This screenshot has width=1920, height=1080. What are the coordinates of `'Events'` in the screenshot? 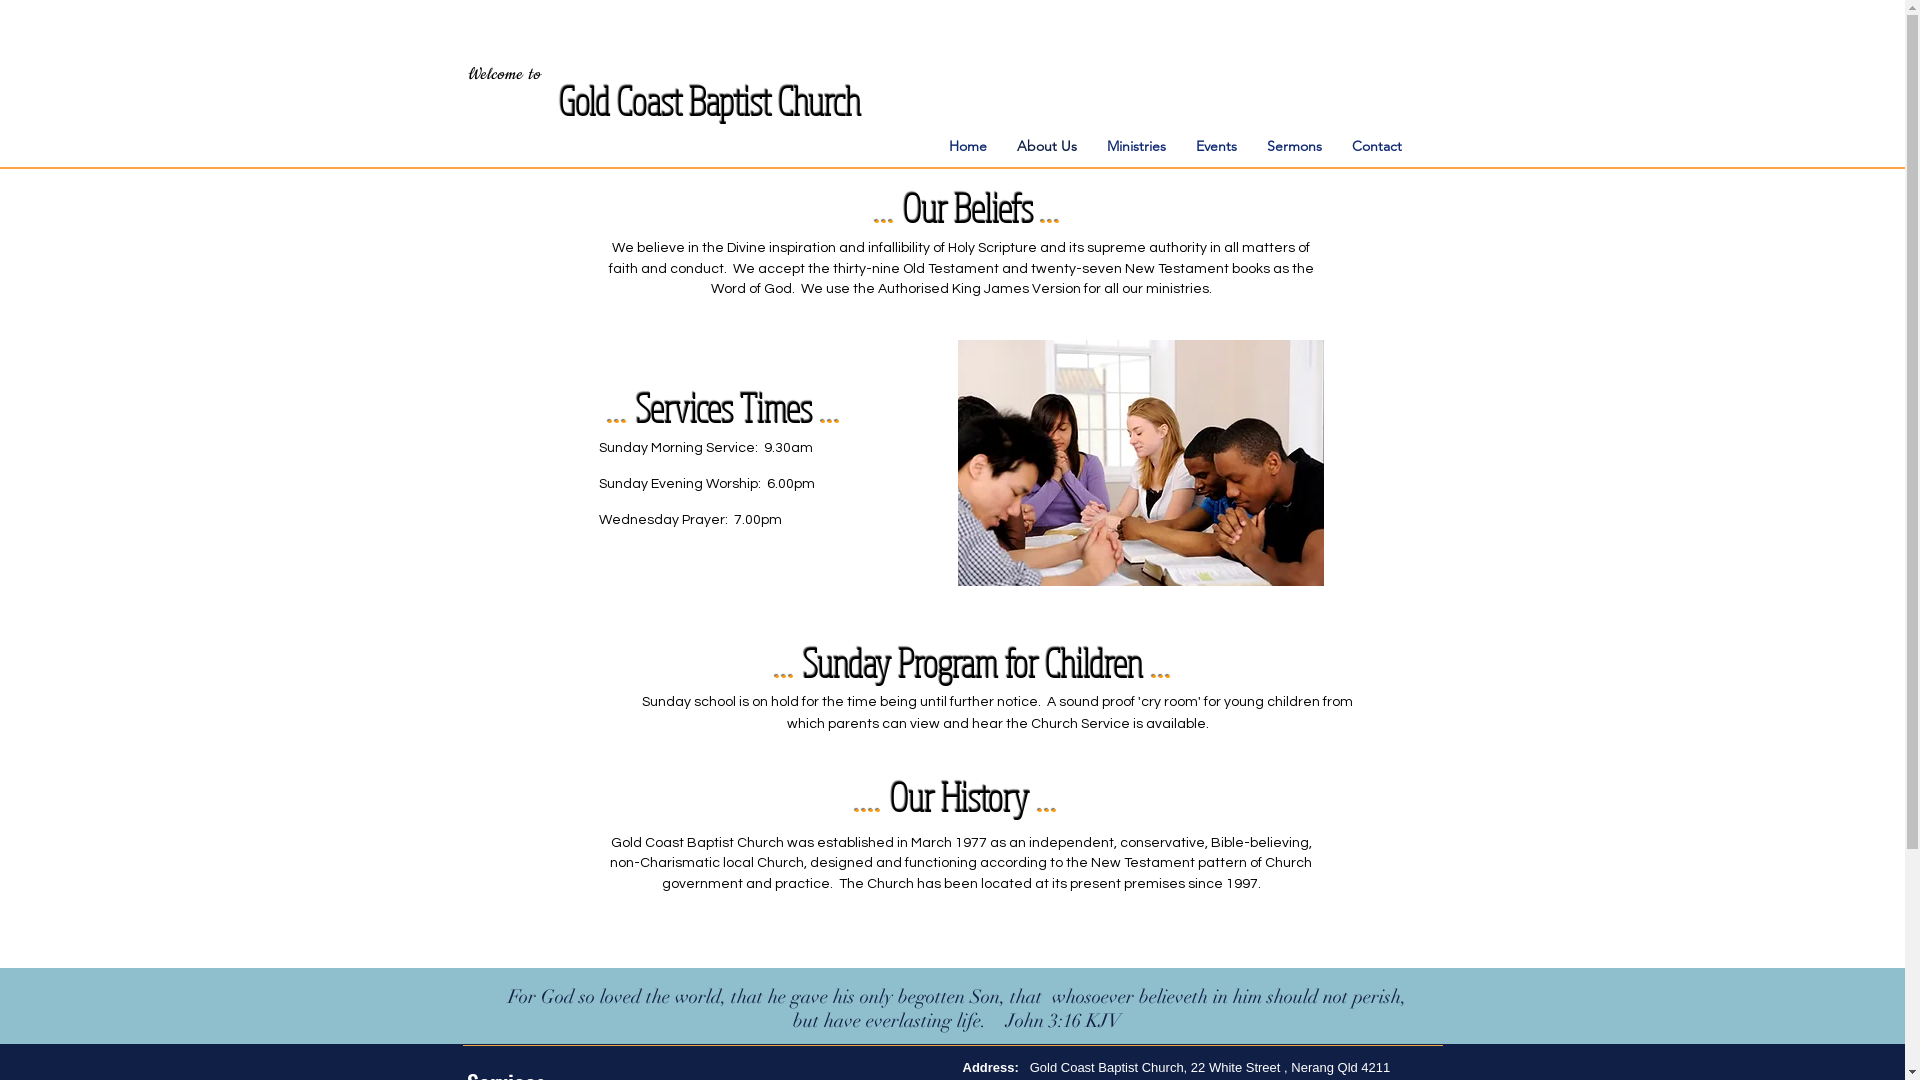 It's located at (1214, 145).